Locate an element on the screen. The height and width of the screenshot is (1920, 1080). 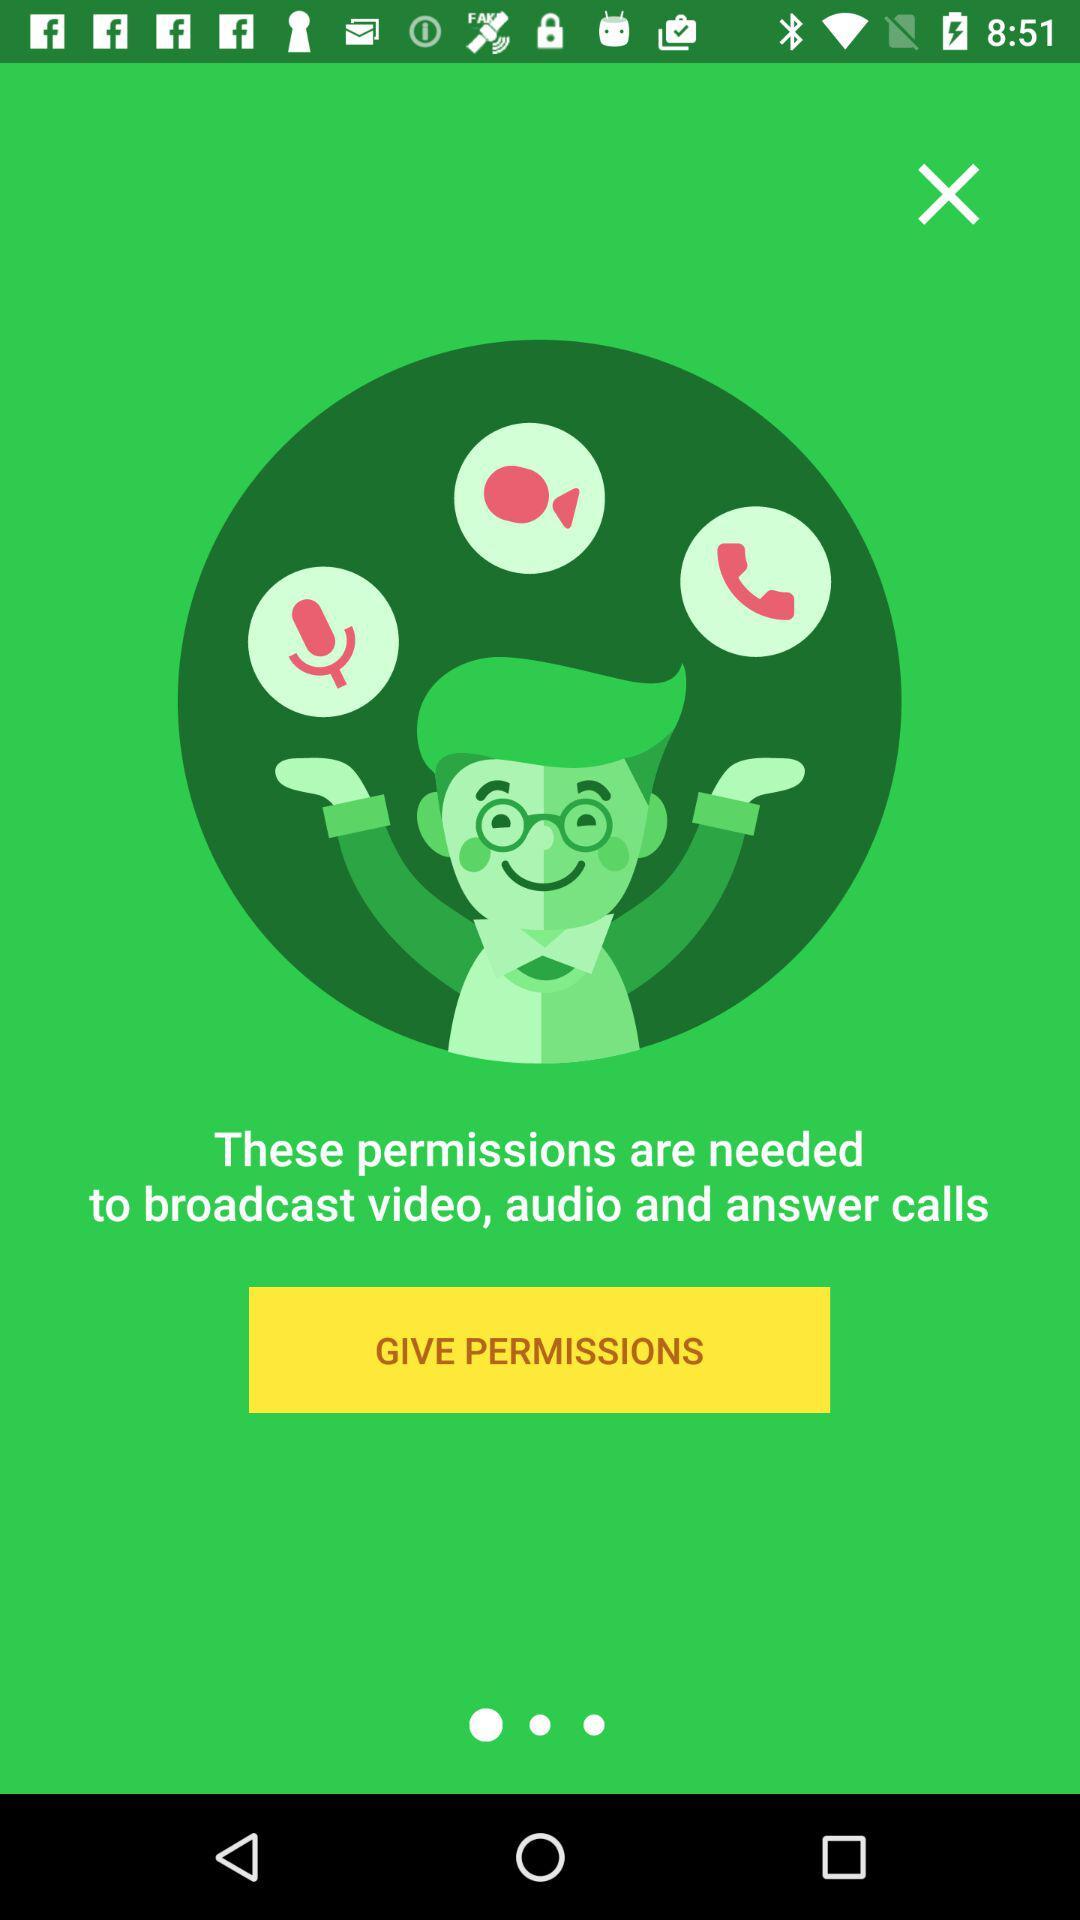
the x button closes the window is located at coordinates (947, 194).